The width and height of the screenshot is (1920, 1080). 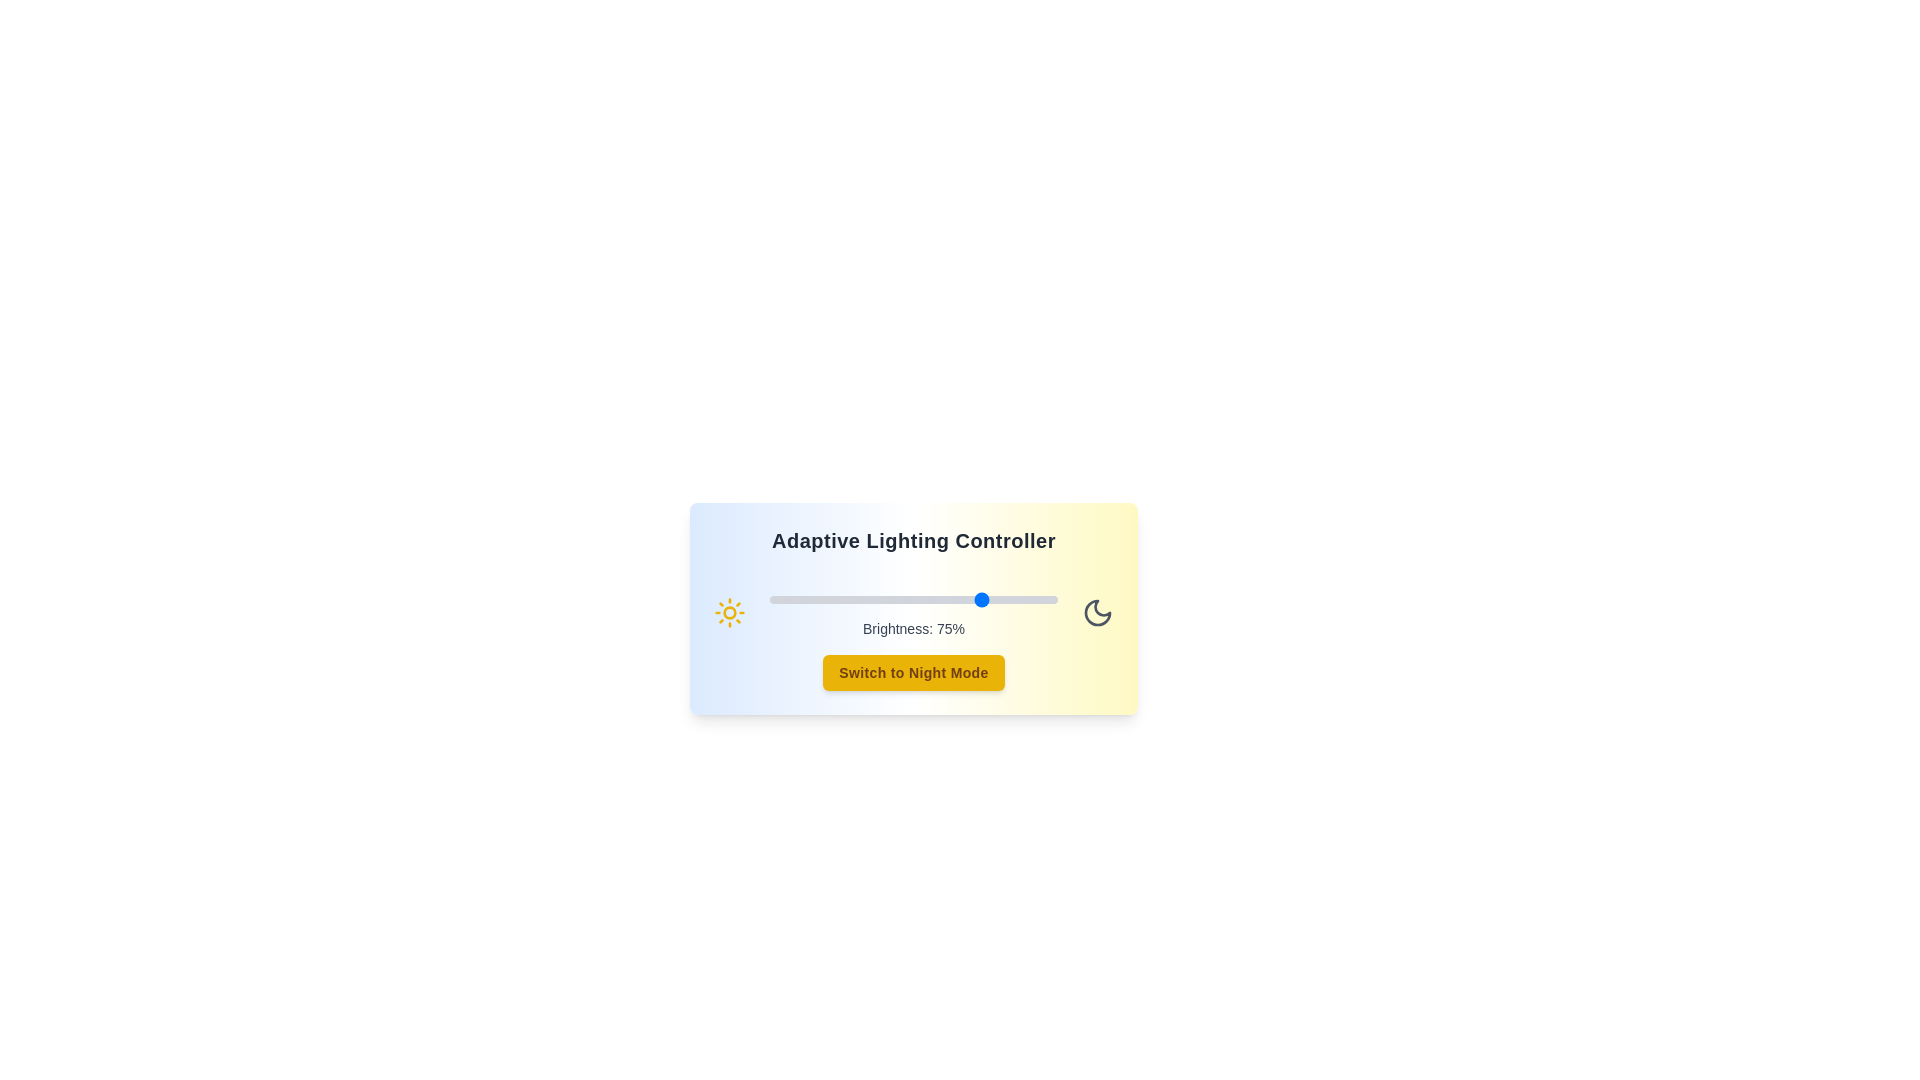 I want to click on brightness, so click(x=924, y=599).